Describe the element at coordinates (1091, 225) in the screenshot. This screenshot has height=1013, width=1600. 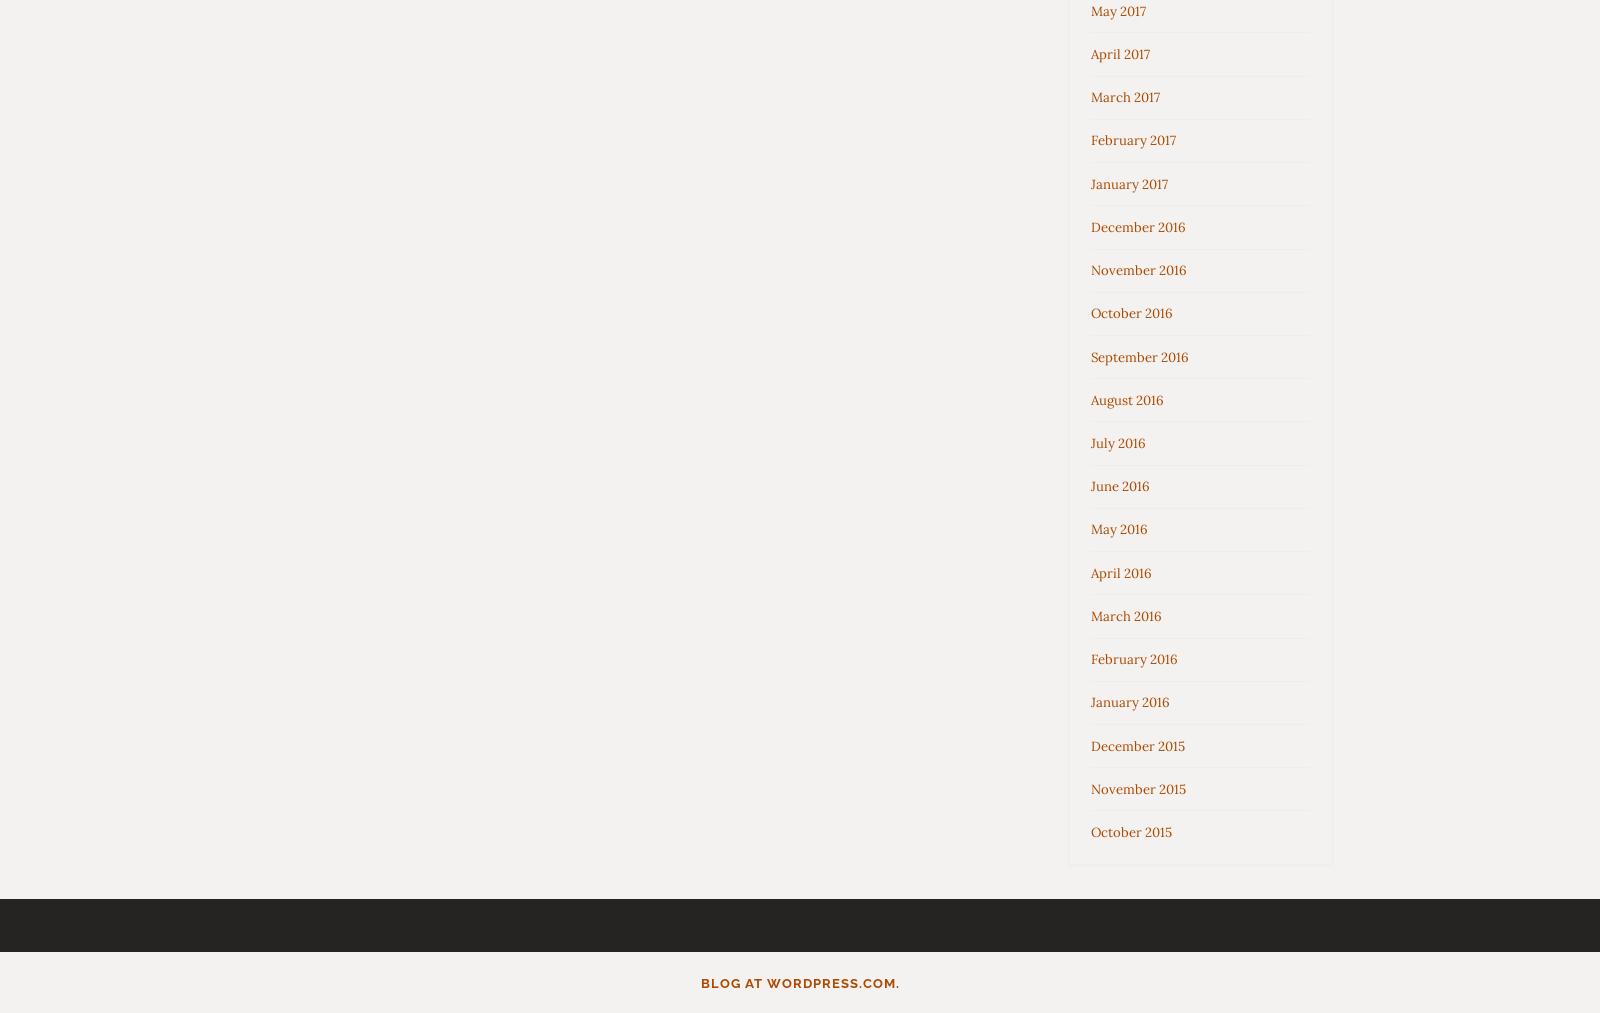
I see `'December 2016'` at that location.